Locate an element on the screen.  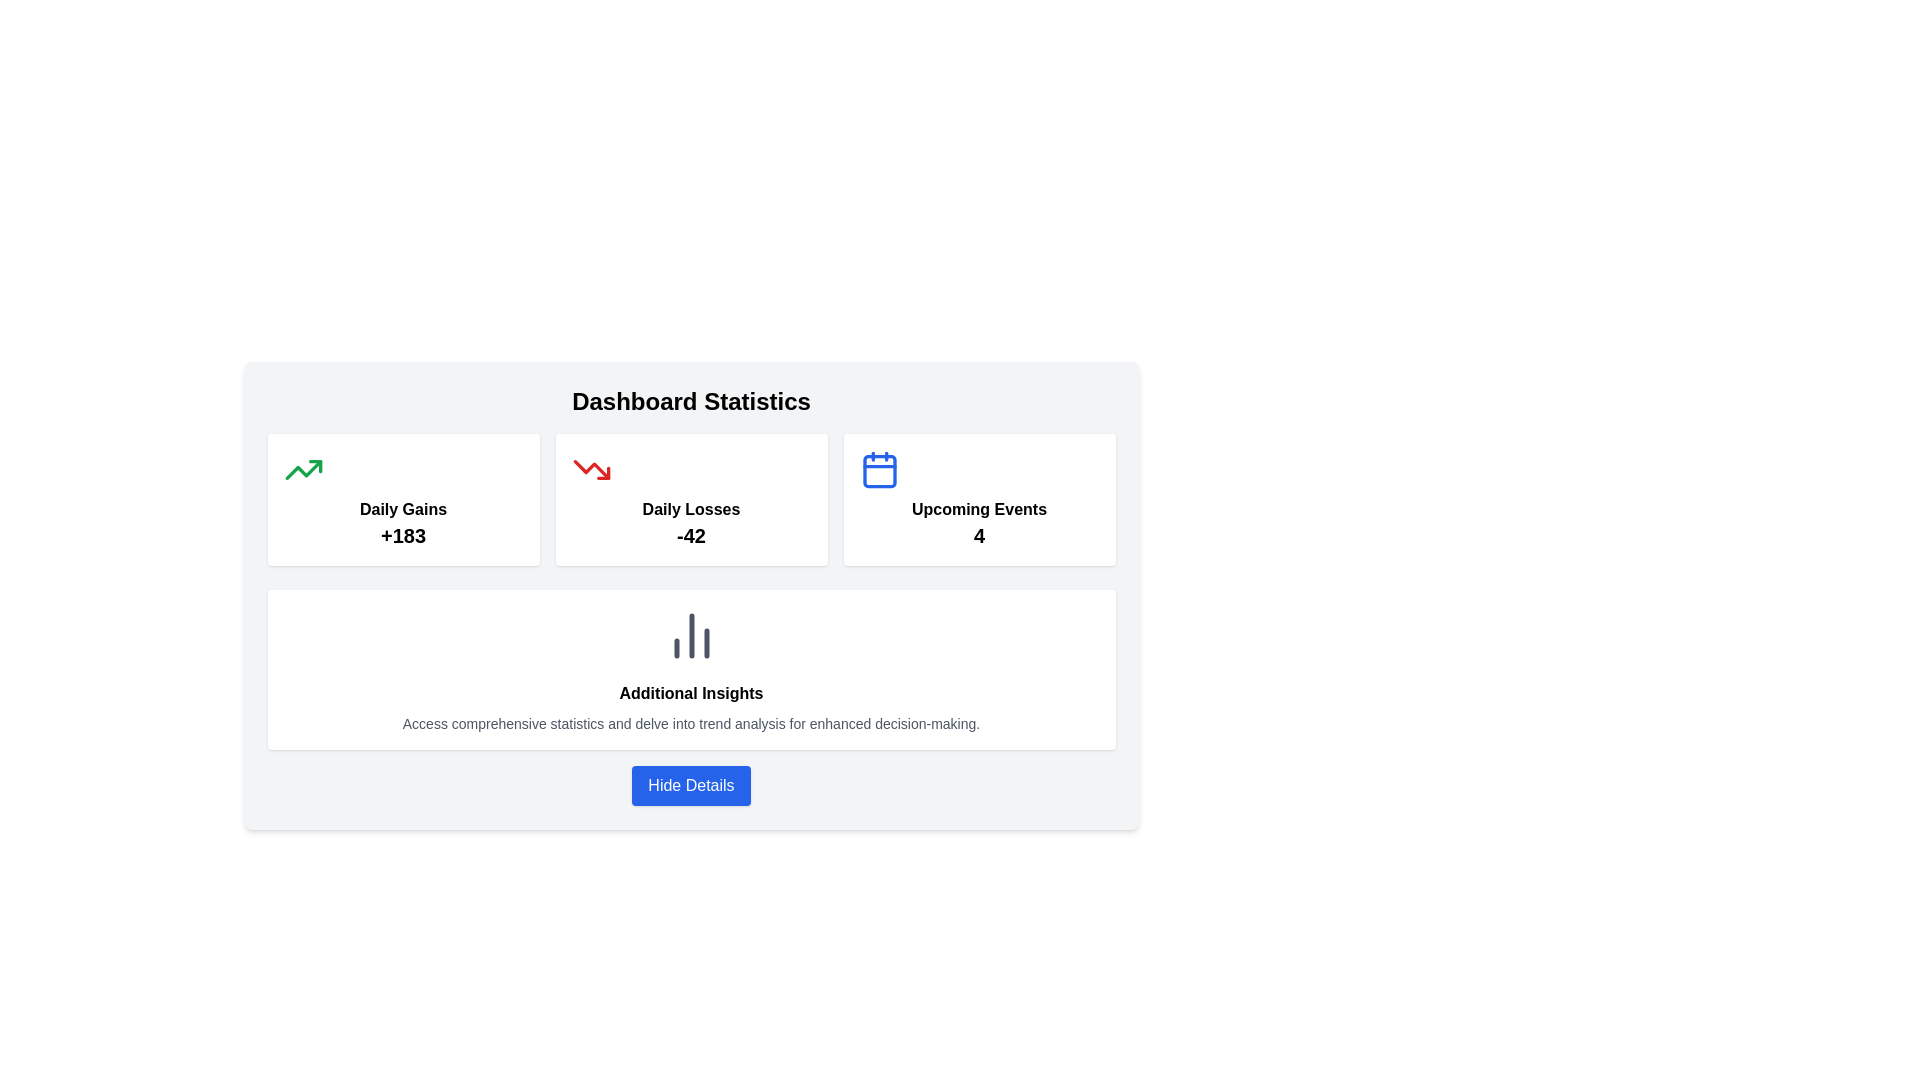
the red downward-pointing chevron icon indicating a decreasing trend within the 'Daily Losses -42' card is located at coordinates (590, 470).